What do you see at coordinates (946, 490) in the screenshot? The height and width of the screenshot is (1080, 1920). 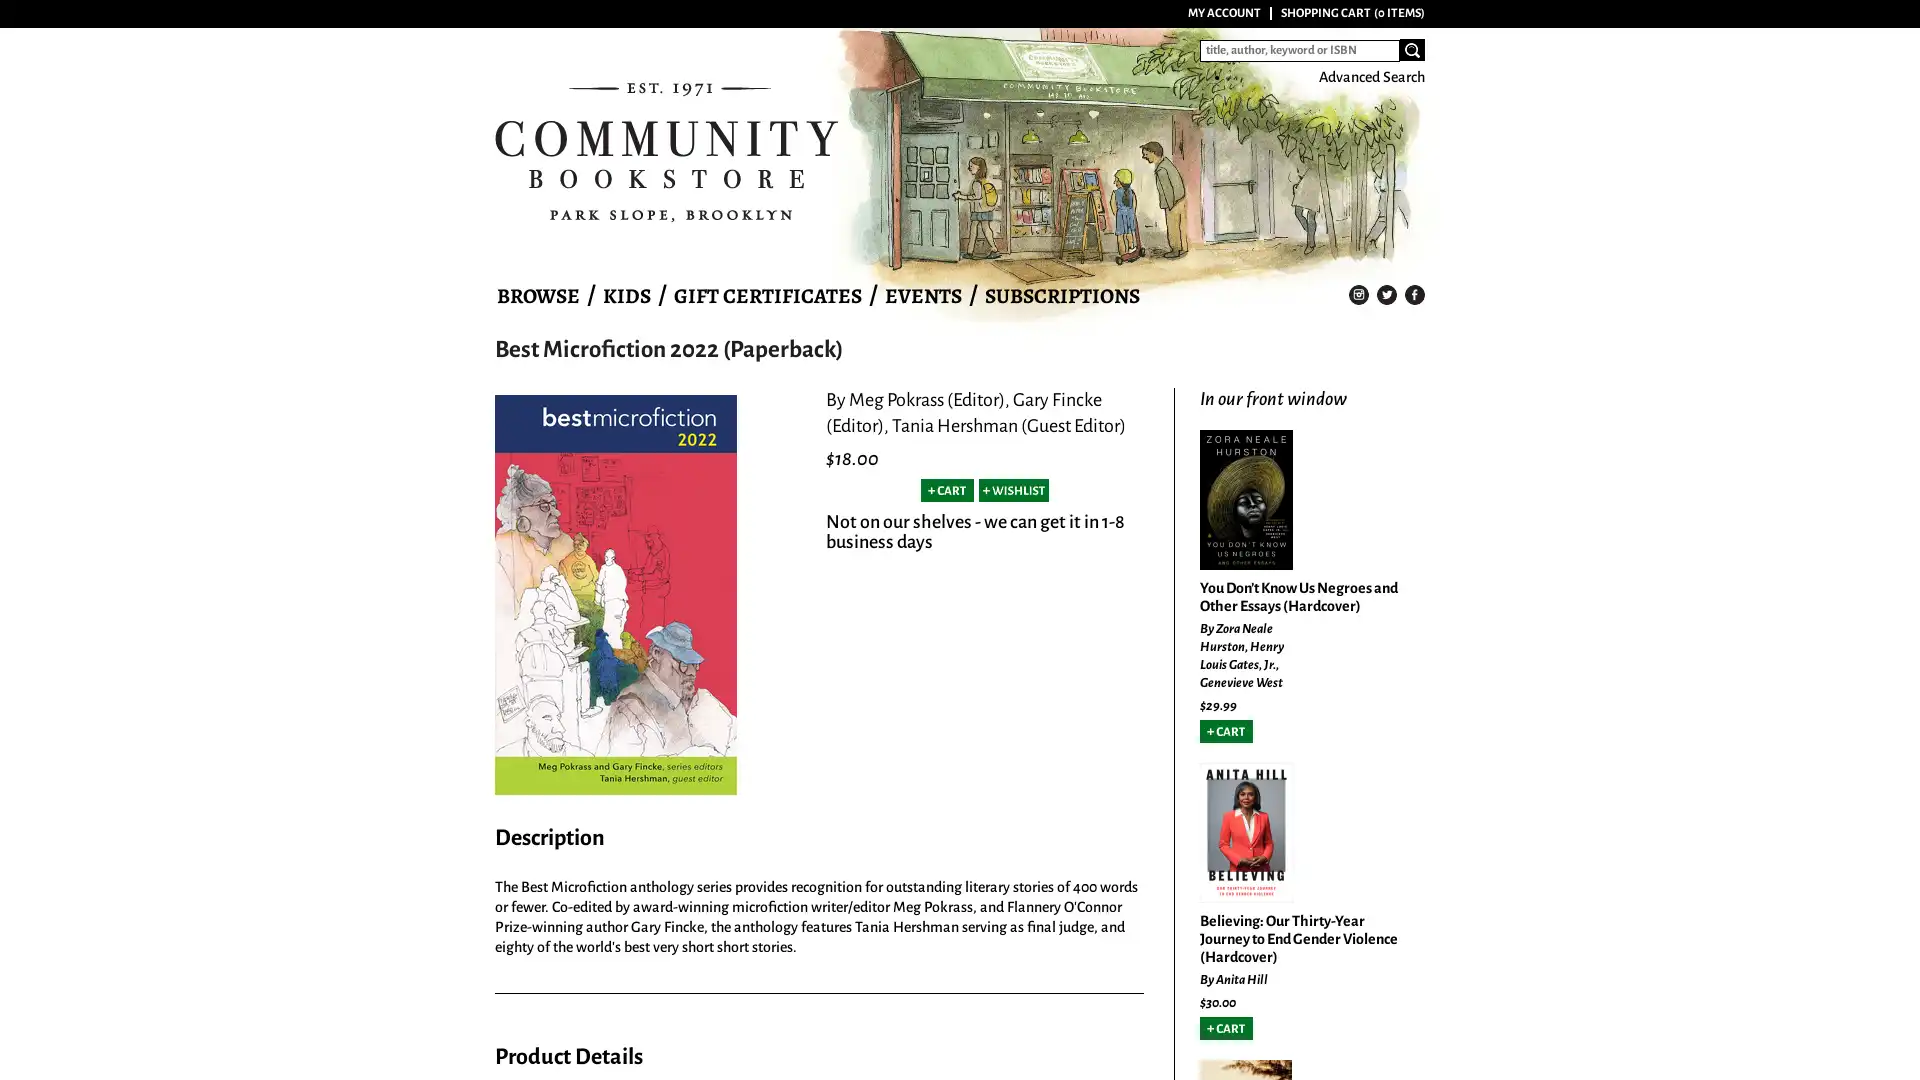 I see `Add to Cart` at bounding box center [946, 490].